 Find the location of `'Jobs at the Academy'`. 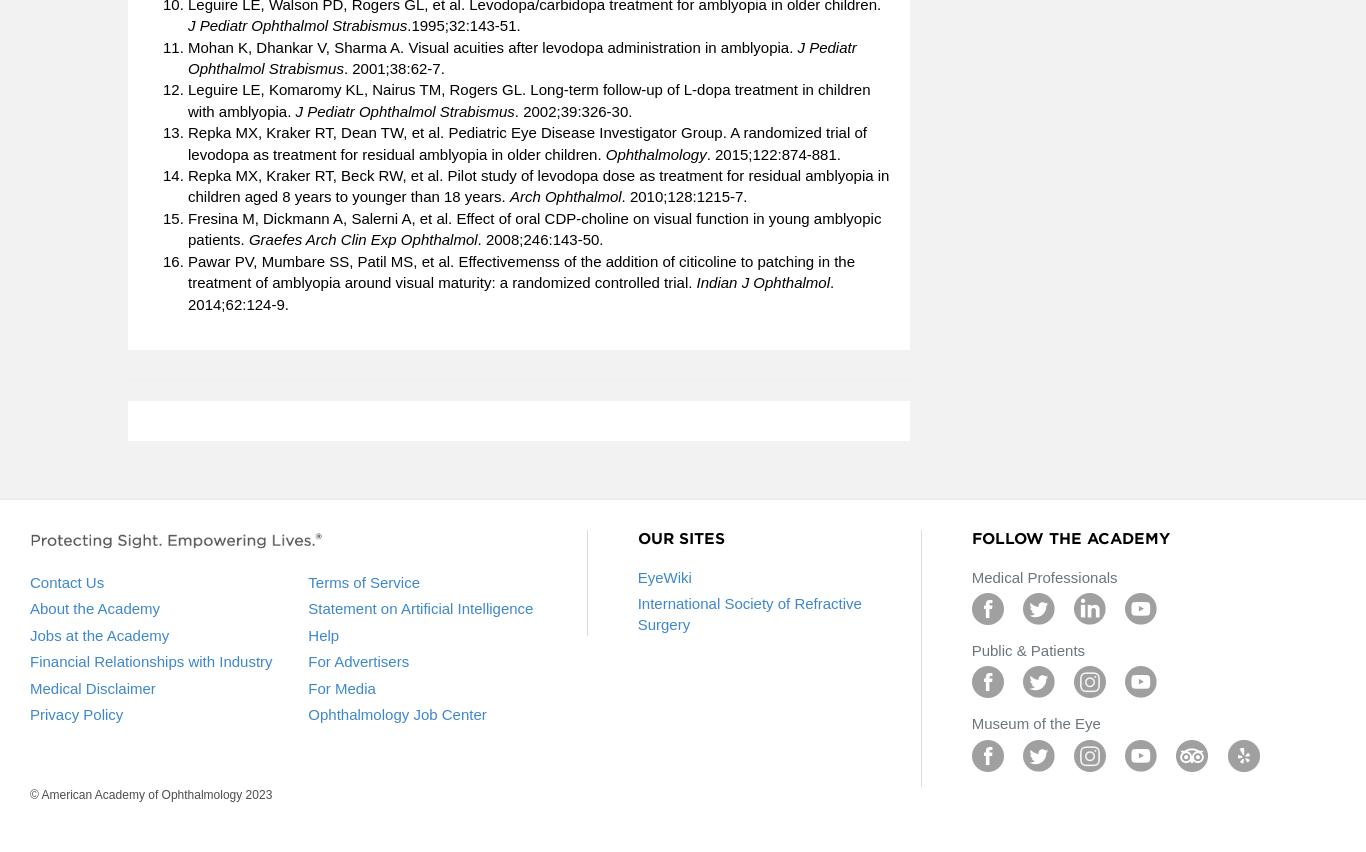

'Jobs at the Academy' is located at coordinates (99, 634).